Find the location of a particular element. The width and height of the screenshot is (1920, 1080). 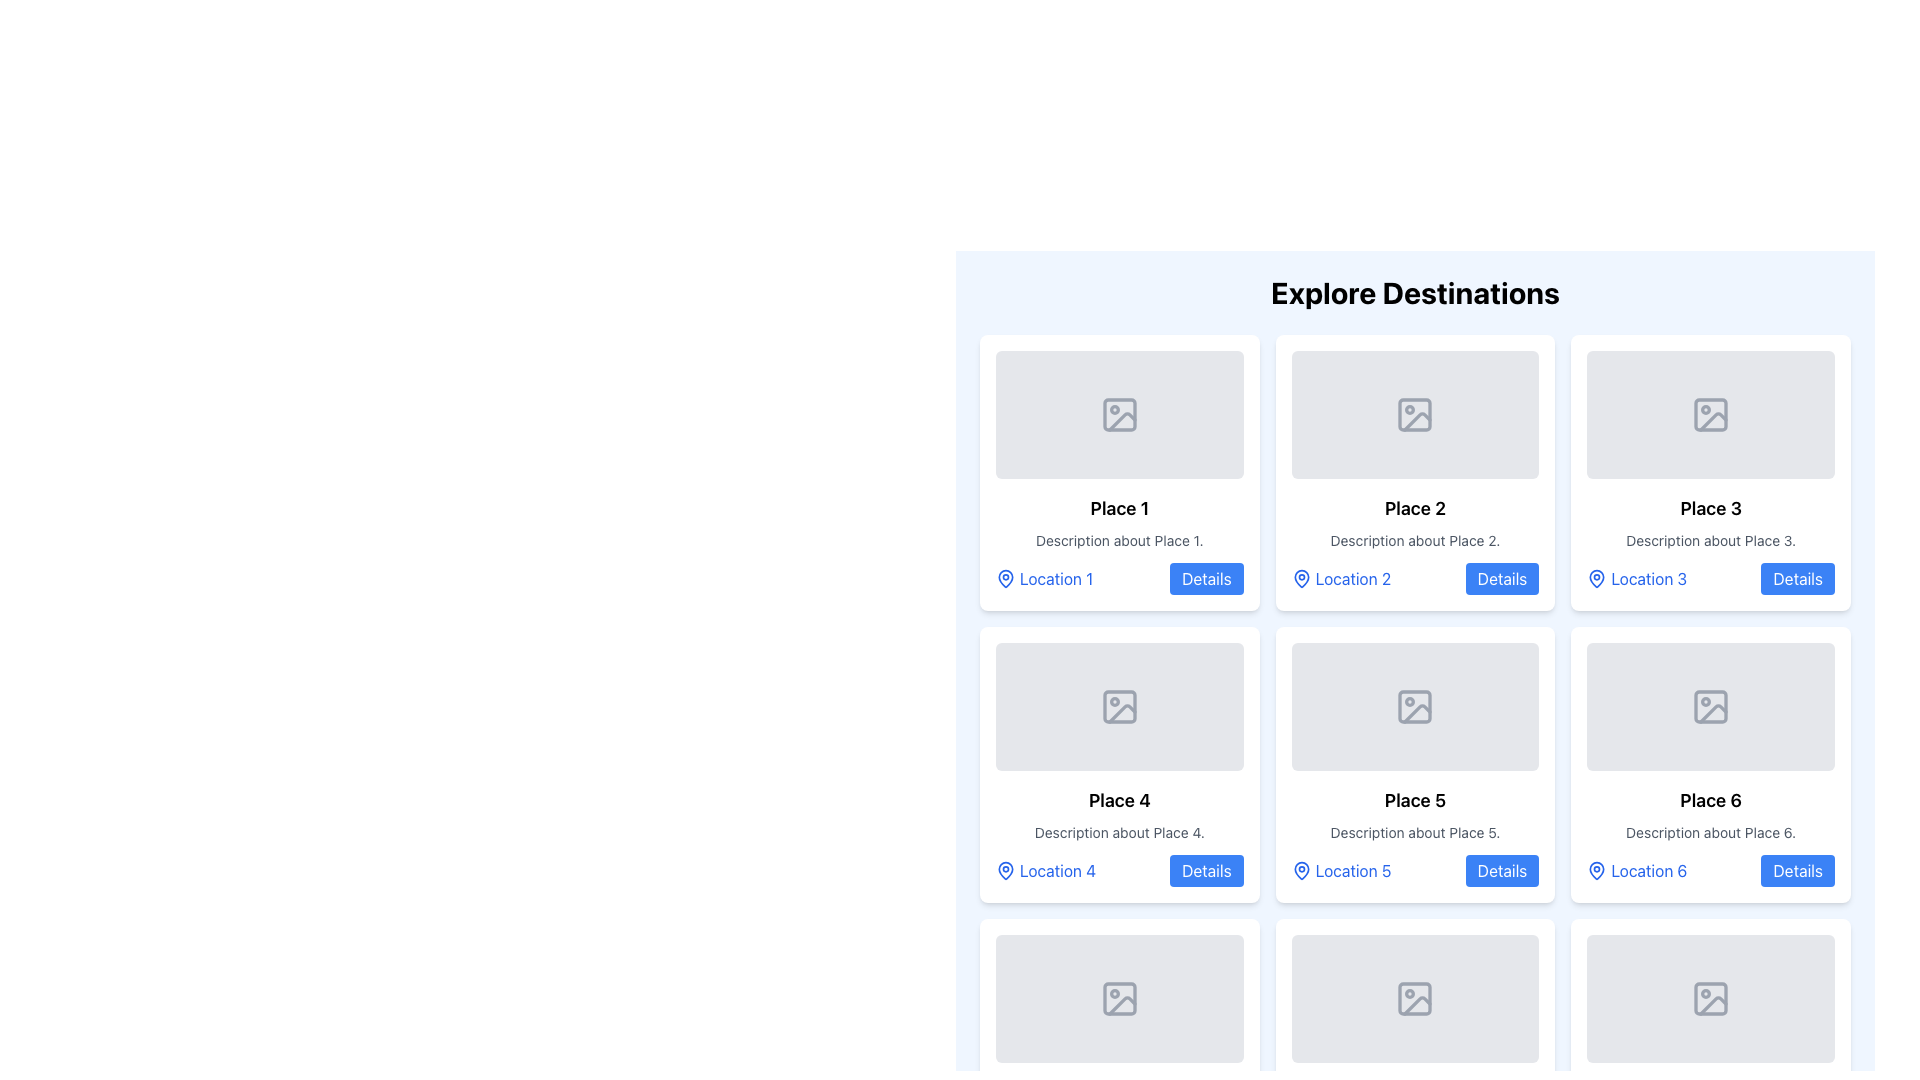

the centrally aligned heading text that serves as the title for the section containing a grid of destinations is located at coordinates (1414, 293).